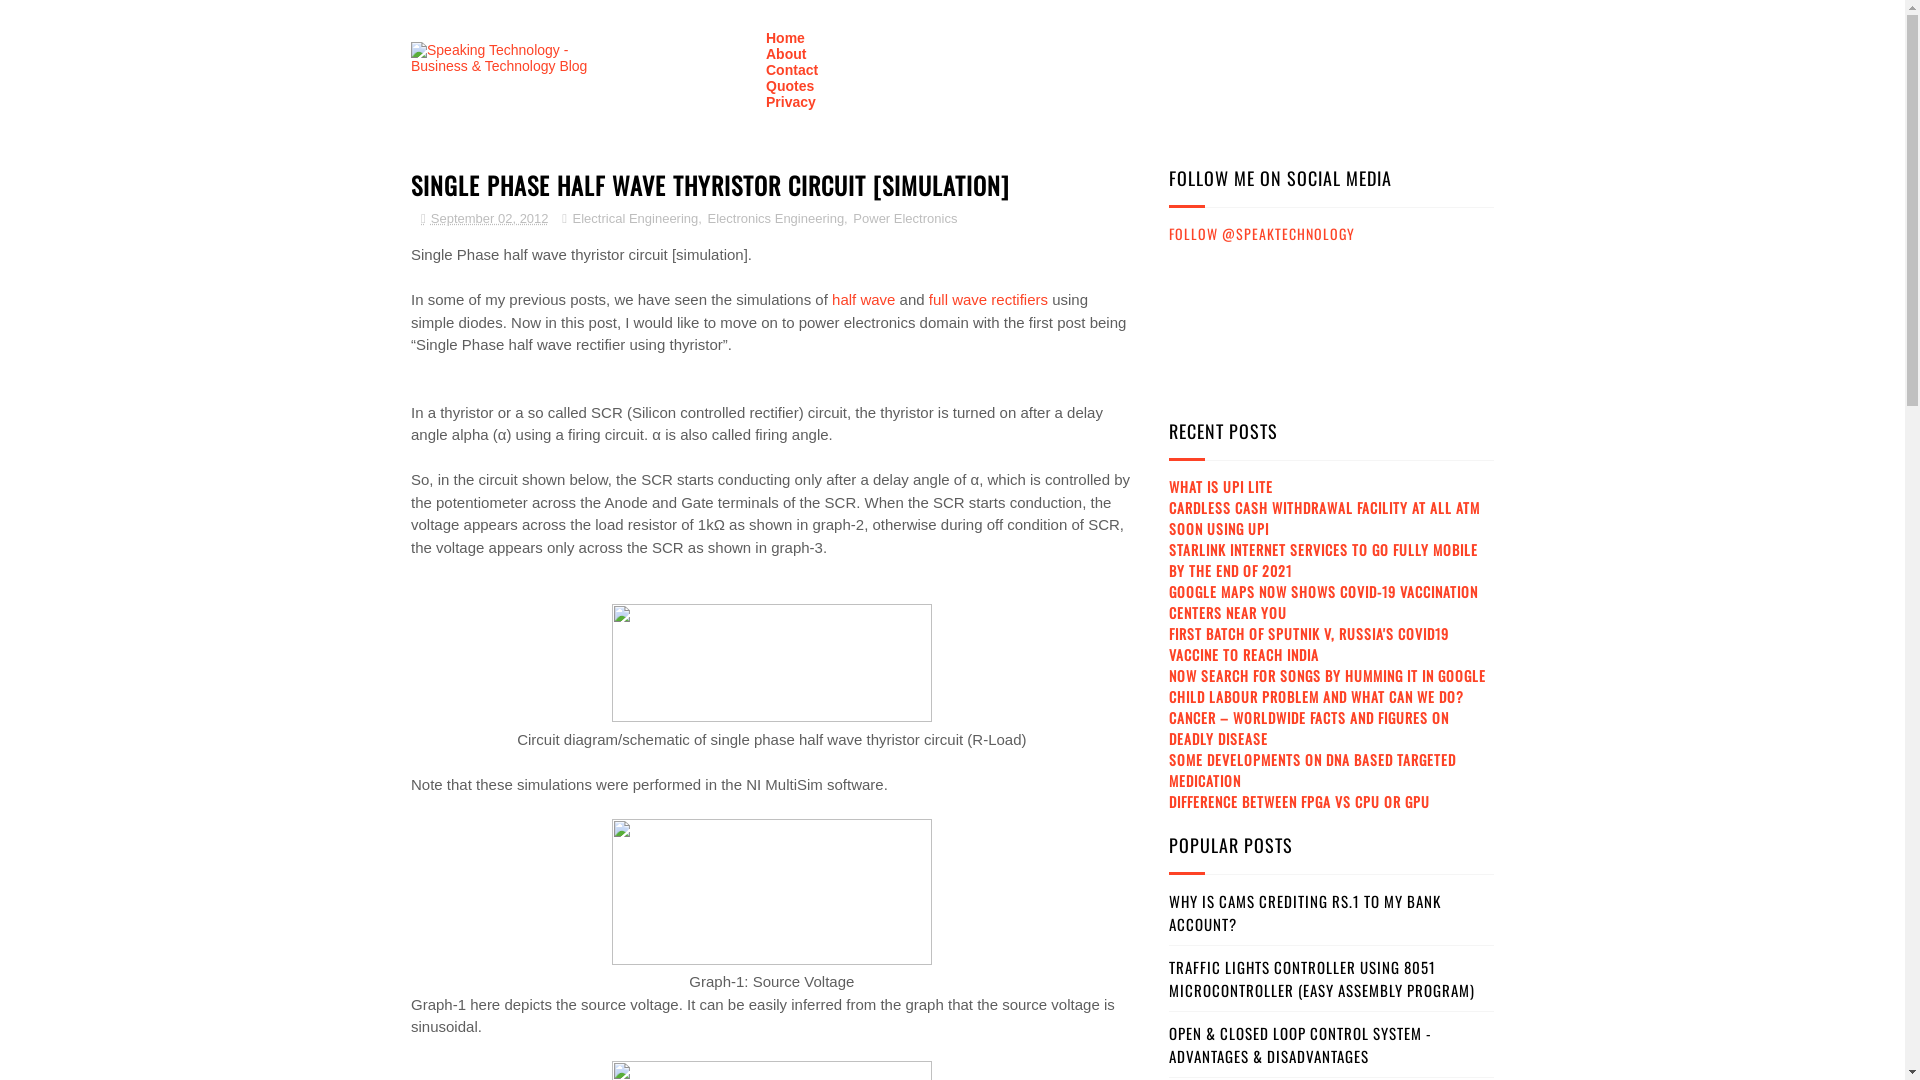  Describe the element at coordinates (1299, 800) in the screenshot. I see `'DIFFERENCE BETWEEN FPGA VS CPU OR GPU'` at that location.